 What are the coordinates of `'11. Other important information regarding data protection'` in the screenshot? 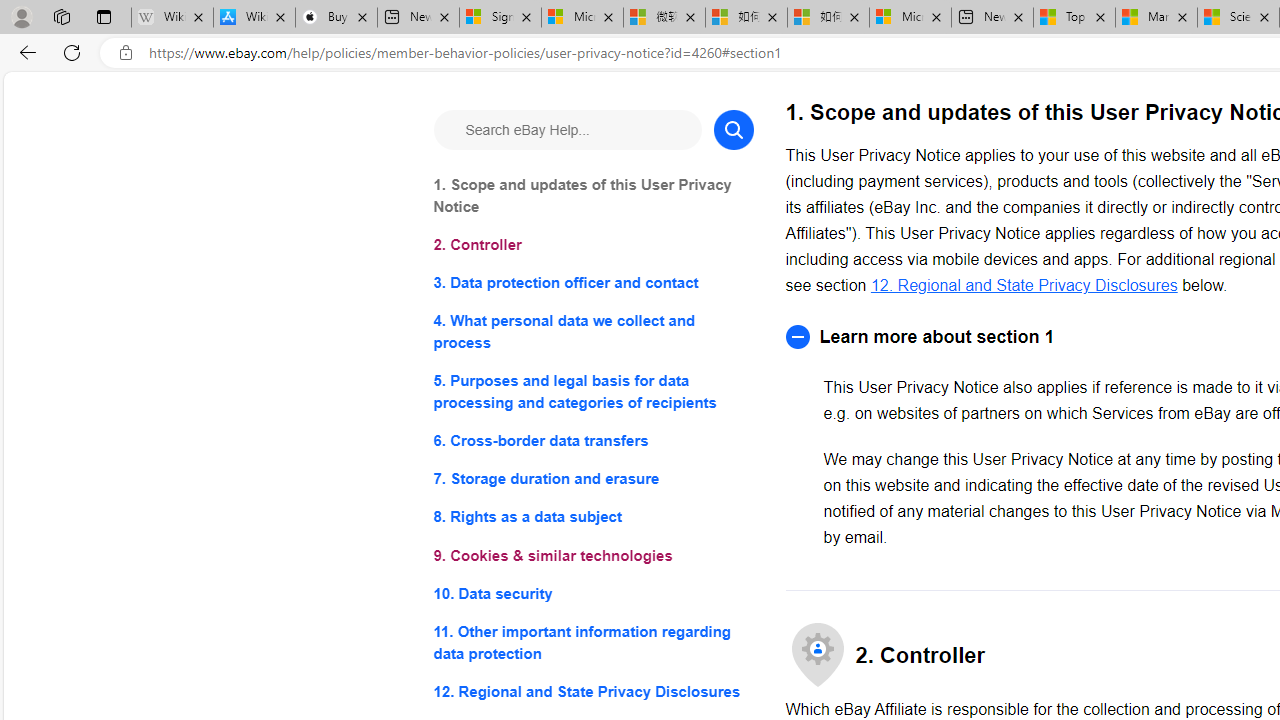 It's located at (592, 642).